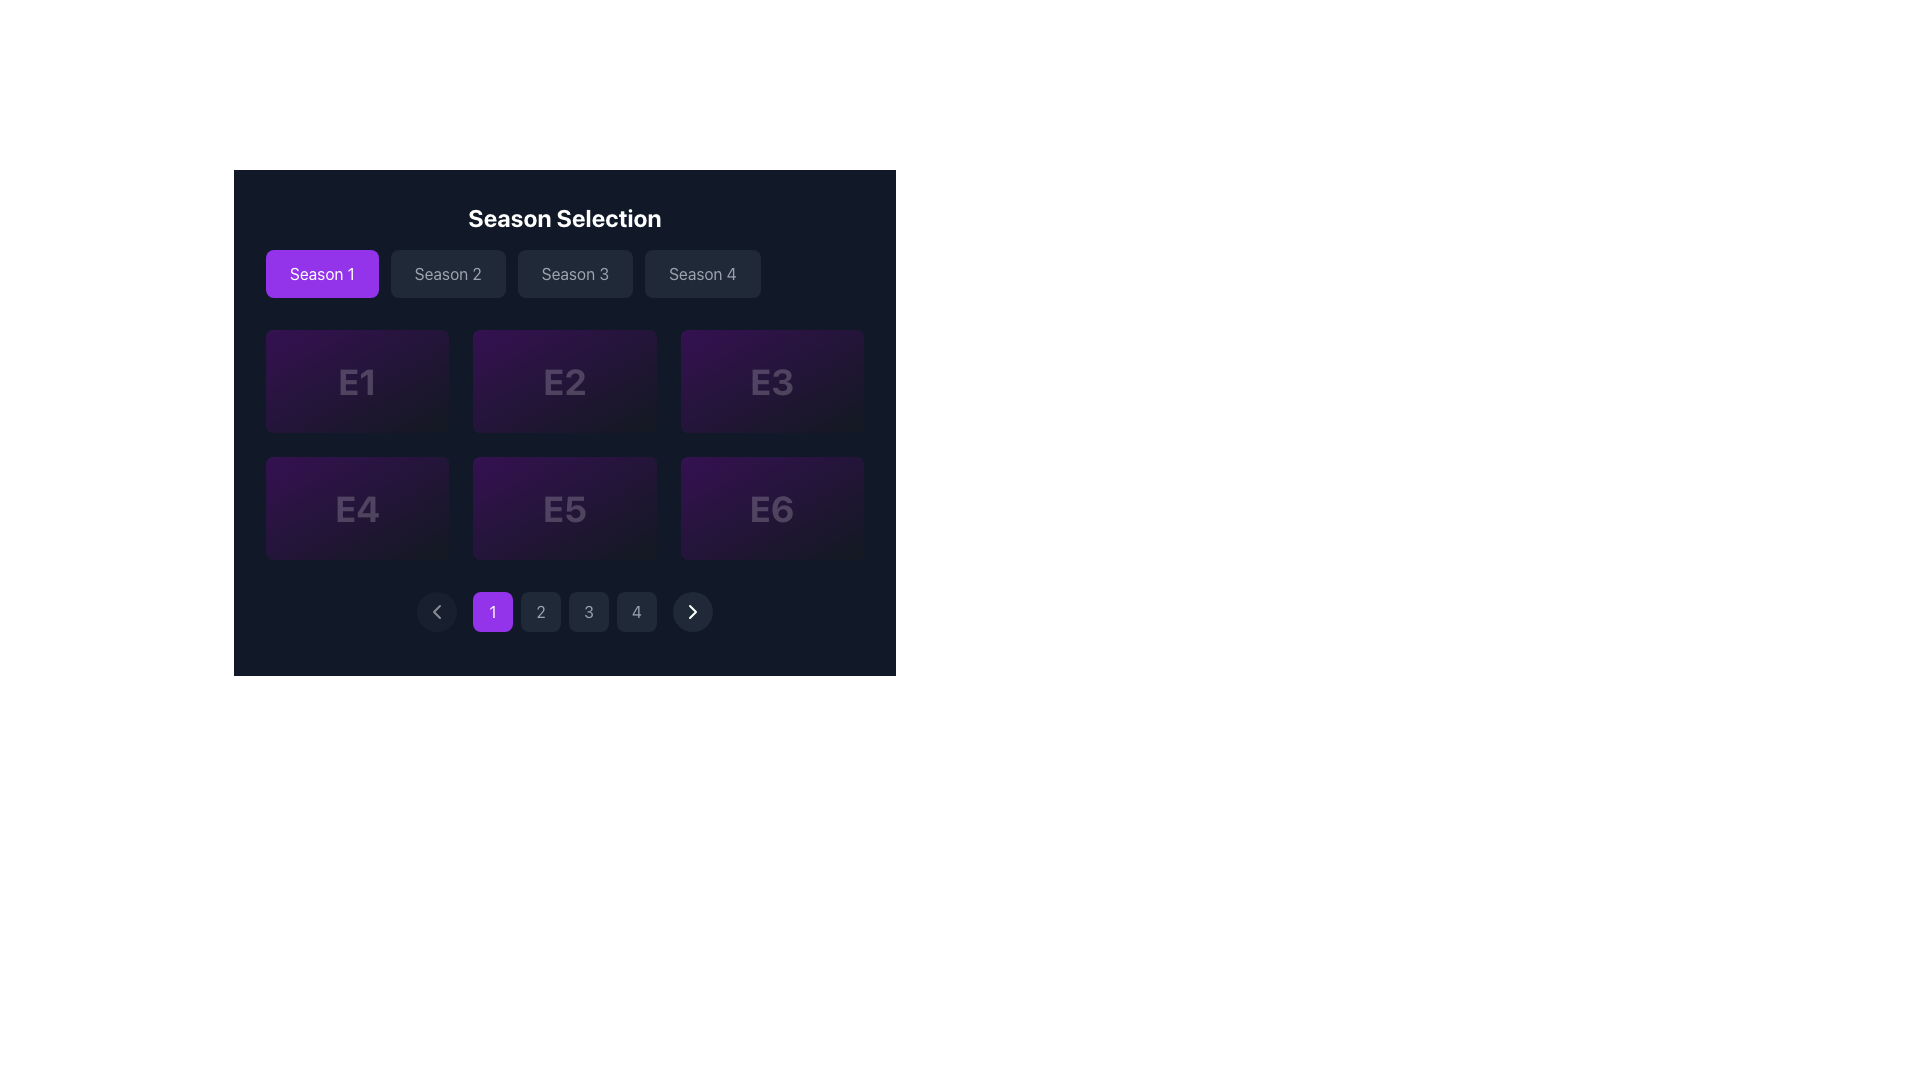 The width and height of the screenshot is (1920, 1080). What do you see at coordinates (564, 381) in the screenshot?
I see `the button` at bounding box center [564, 381].